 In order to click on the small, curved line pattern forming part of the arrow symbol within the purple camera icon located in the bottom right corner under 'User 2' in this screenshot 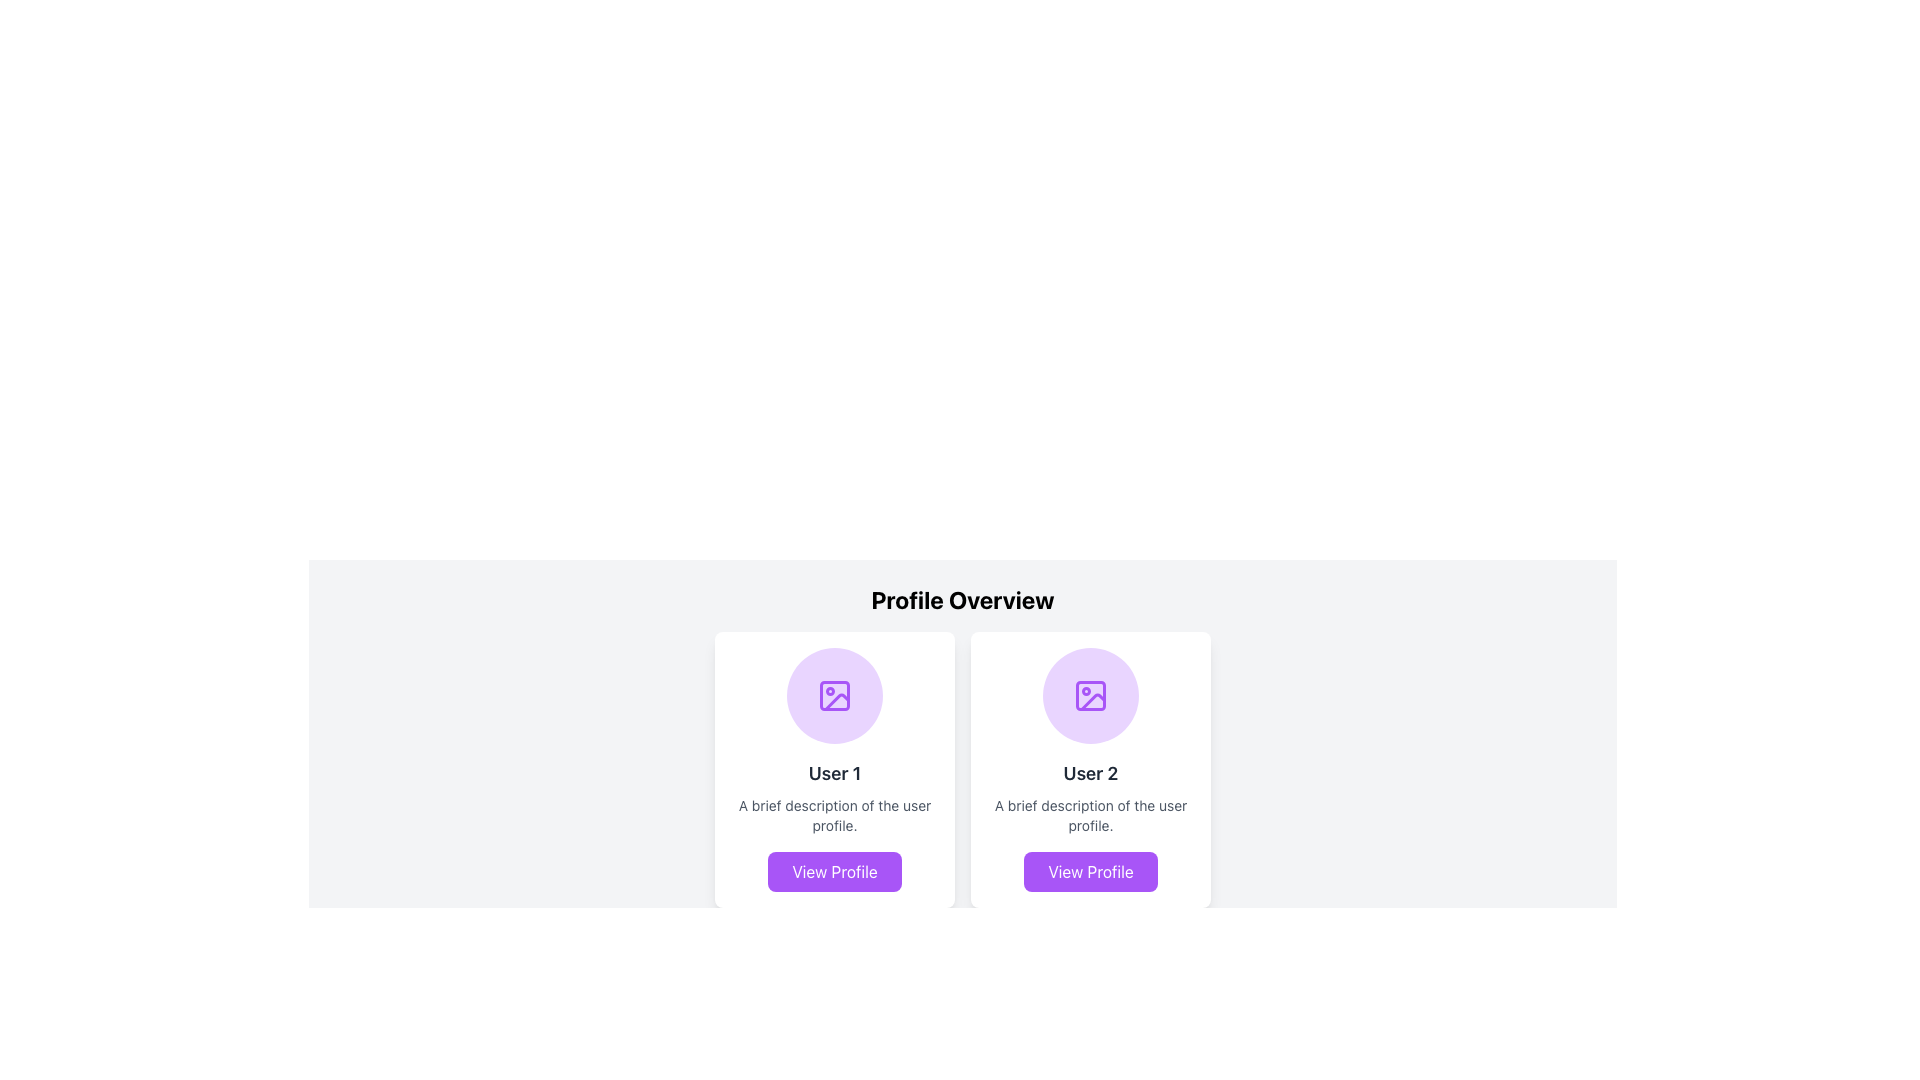, I will do `click(1092, 701)`.